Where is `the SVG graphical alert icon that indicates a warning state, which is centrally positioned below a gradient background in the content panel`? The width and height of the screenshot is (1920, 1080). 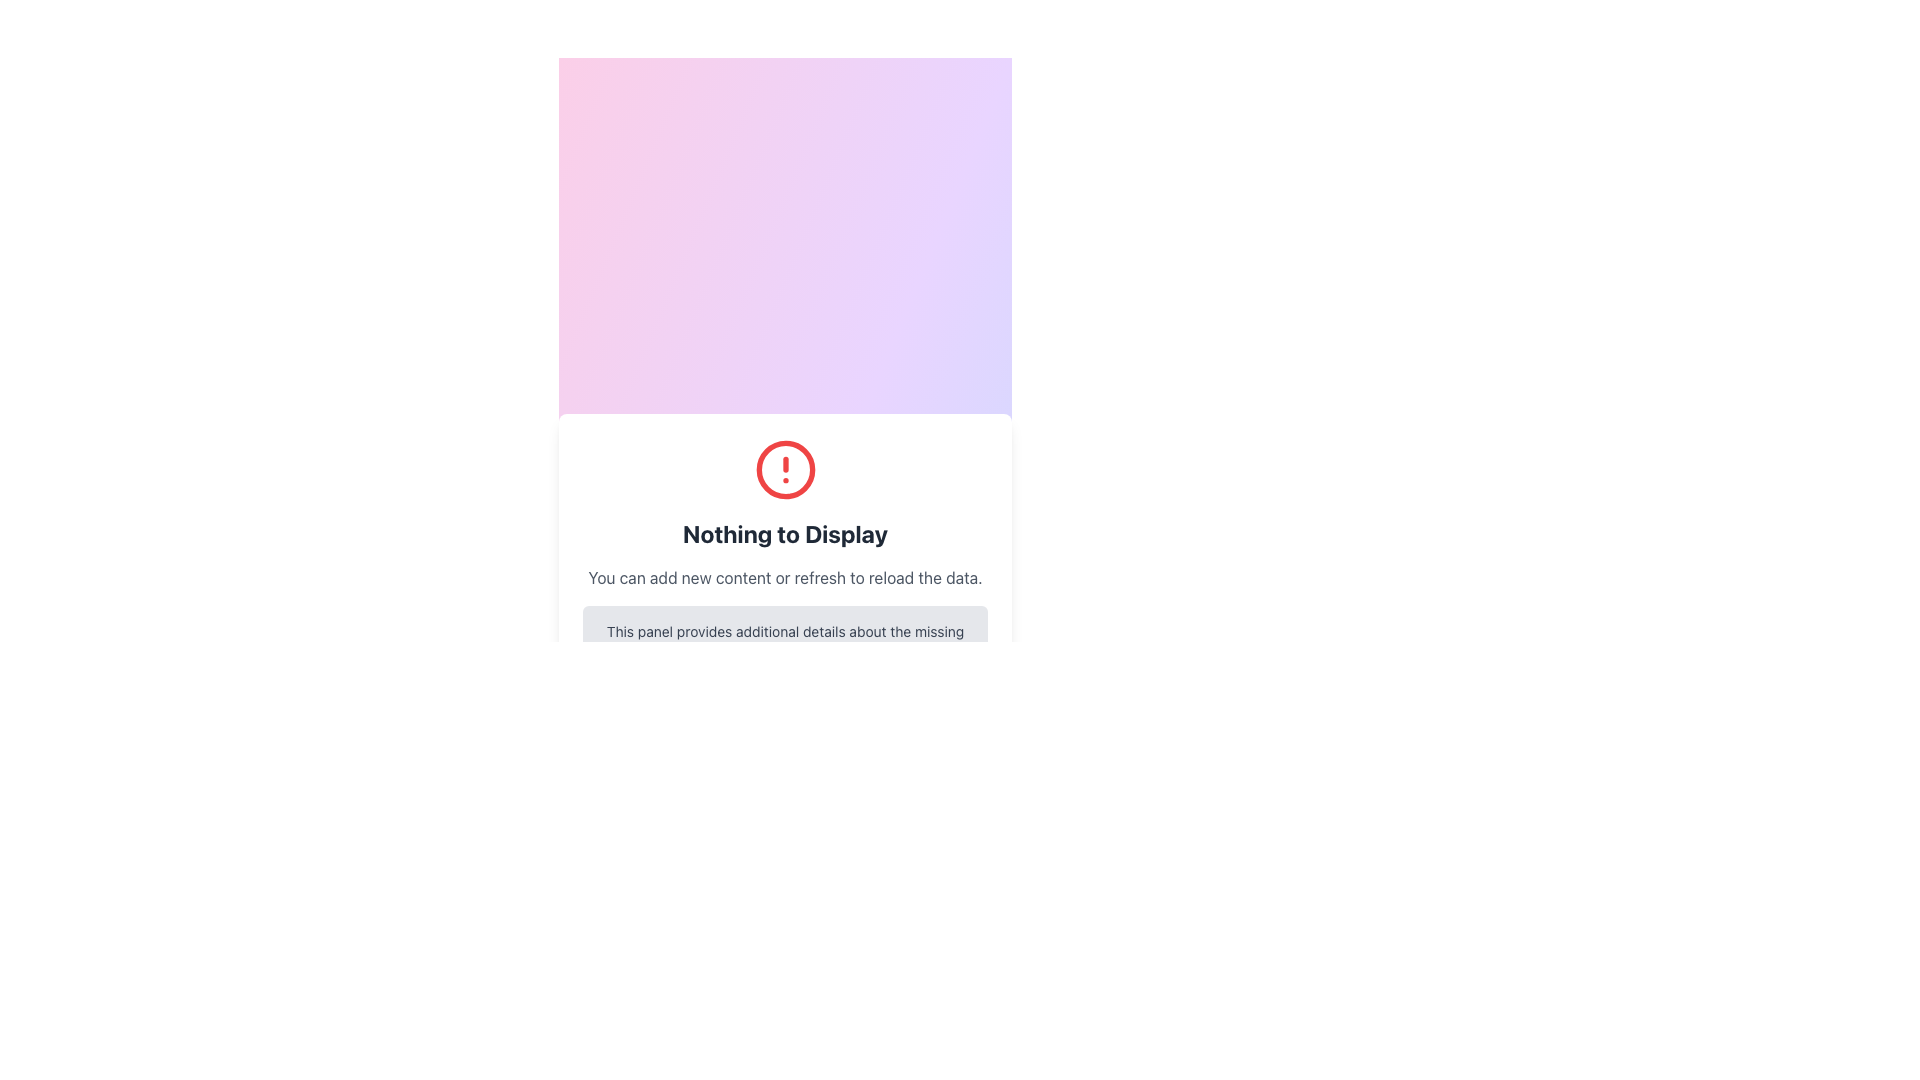
the SVG graphical alert icon that indicates a warning state, which is centrally positioned below a gradient background in the content panel is located at coordinates (784, 470).